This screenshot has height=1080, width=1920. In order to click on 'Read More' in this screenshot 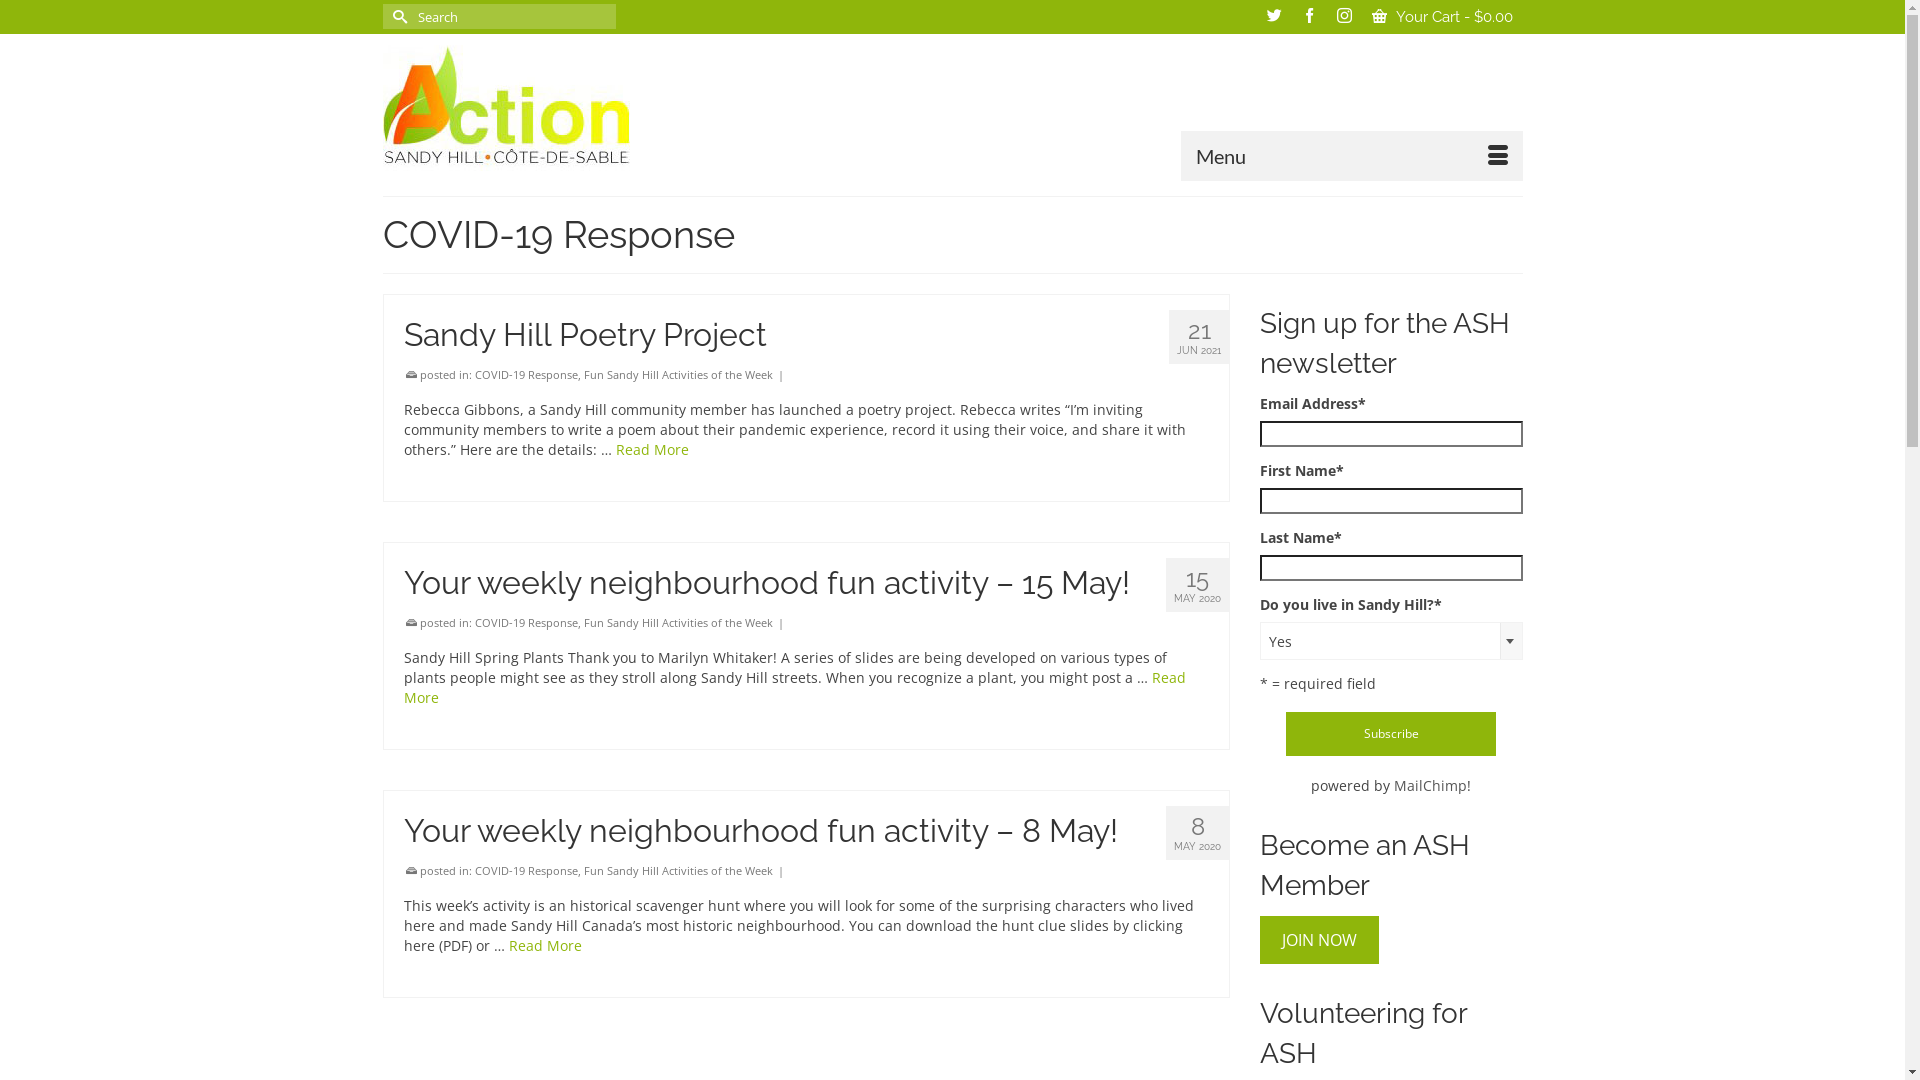, I will do `click(652, 448)`.